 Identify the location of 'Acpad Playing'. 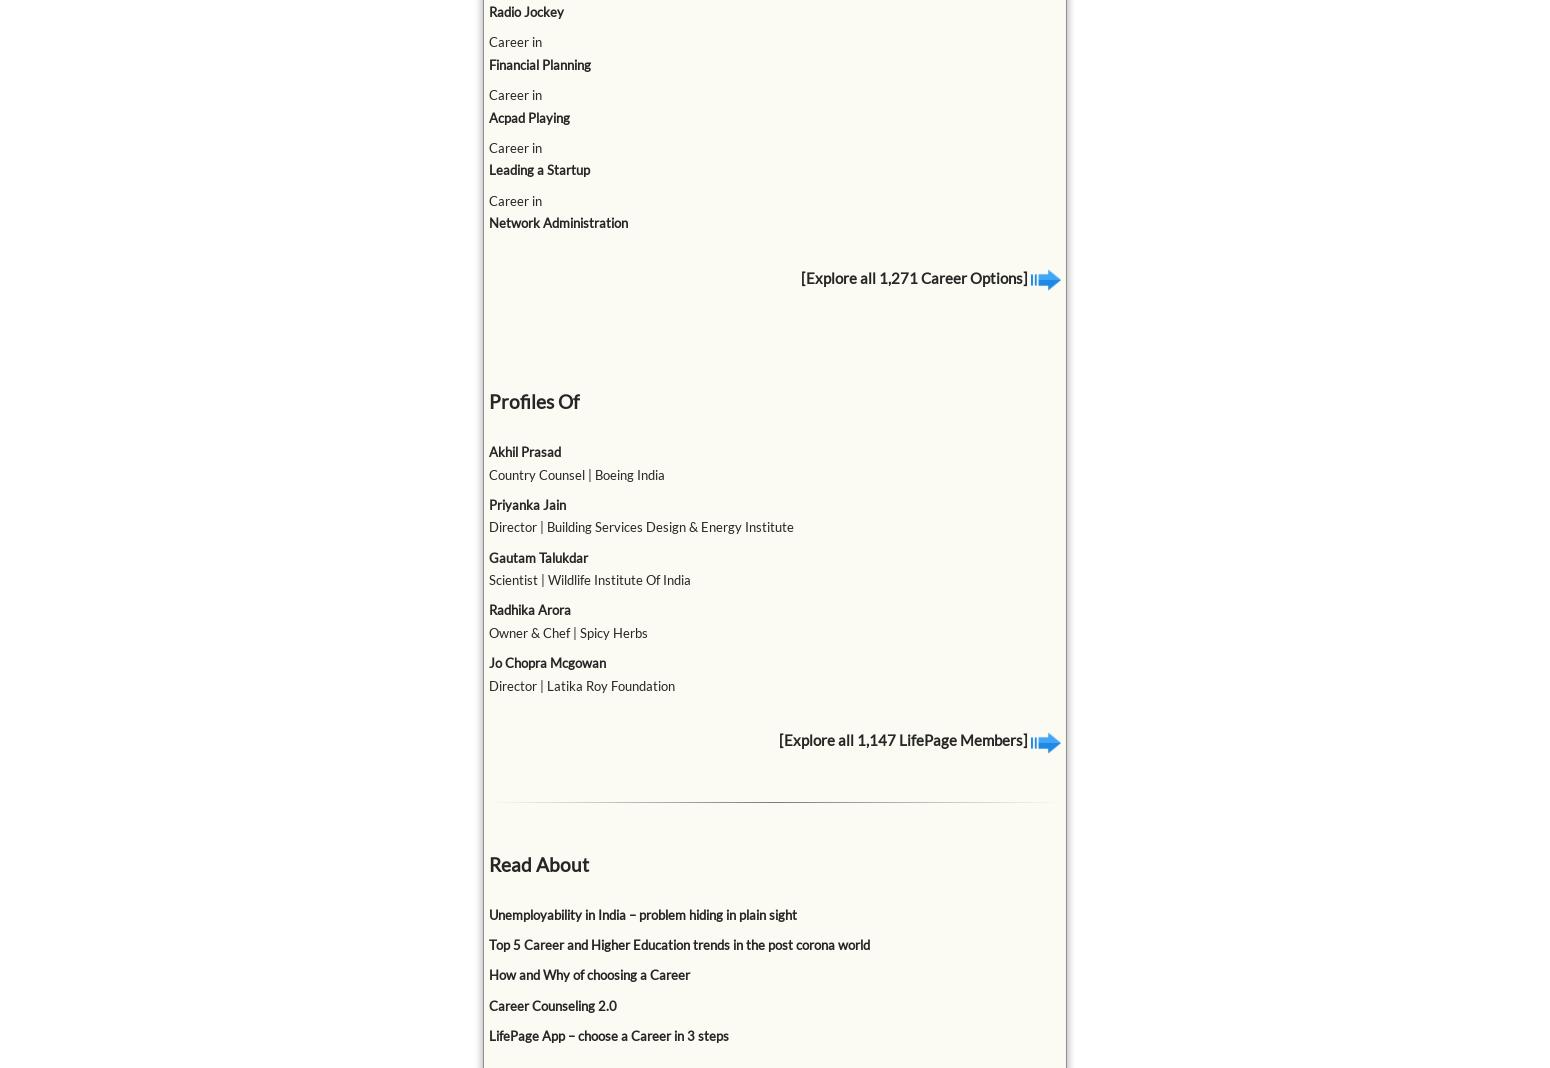
(527, 116).